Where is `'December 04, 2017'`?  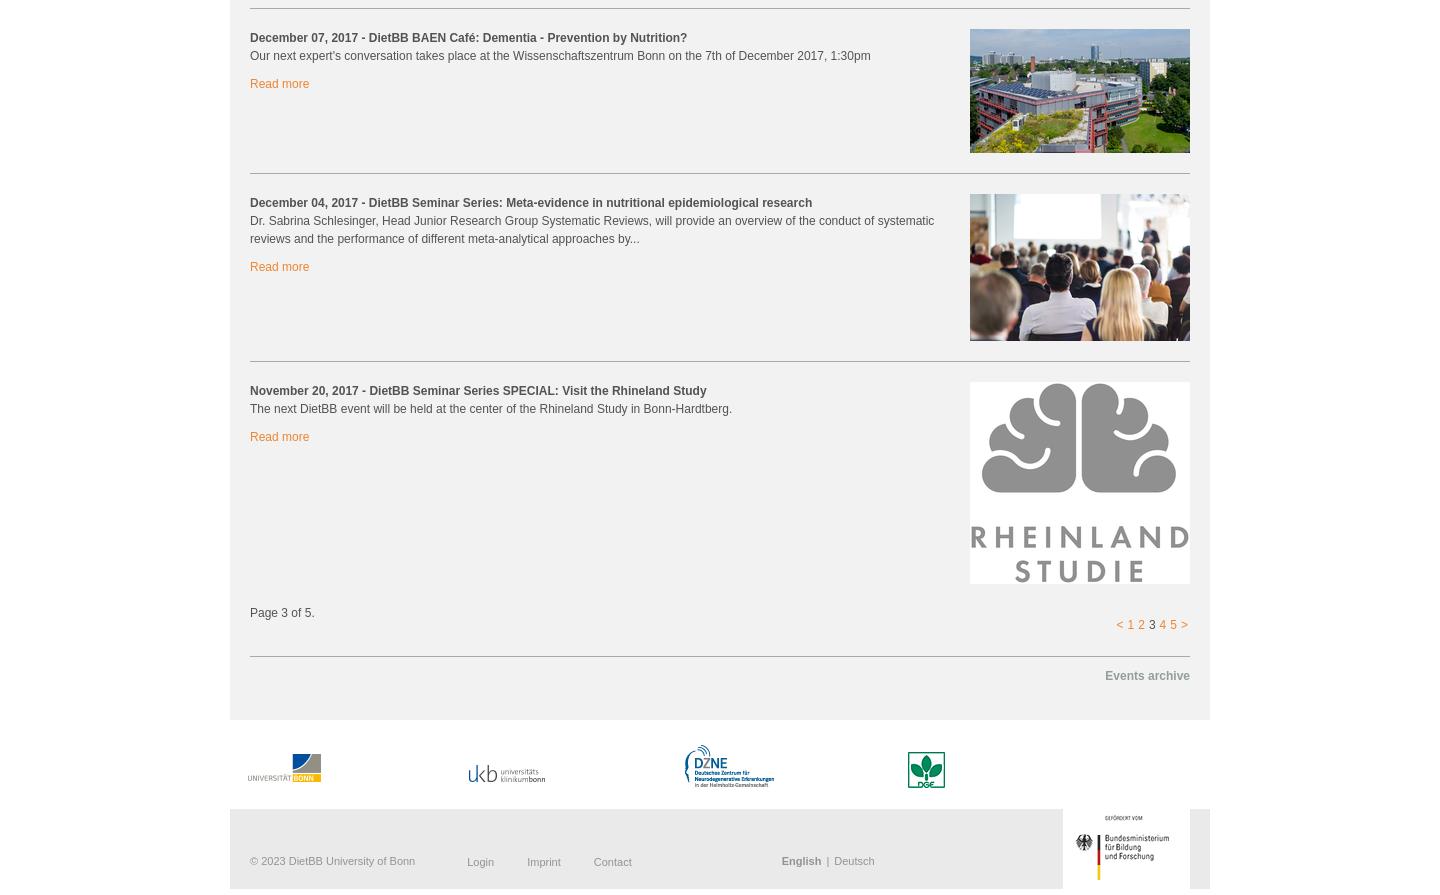 'December 04, 2017' is located at coordinates (305, 202).